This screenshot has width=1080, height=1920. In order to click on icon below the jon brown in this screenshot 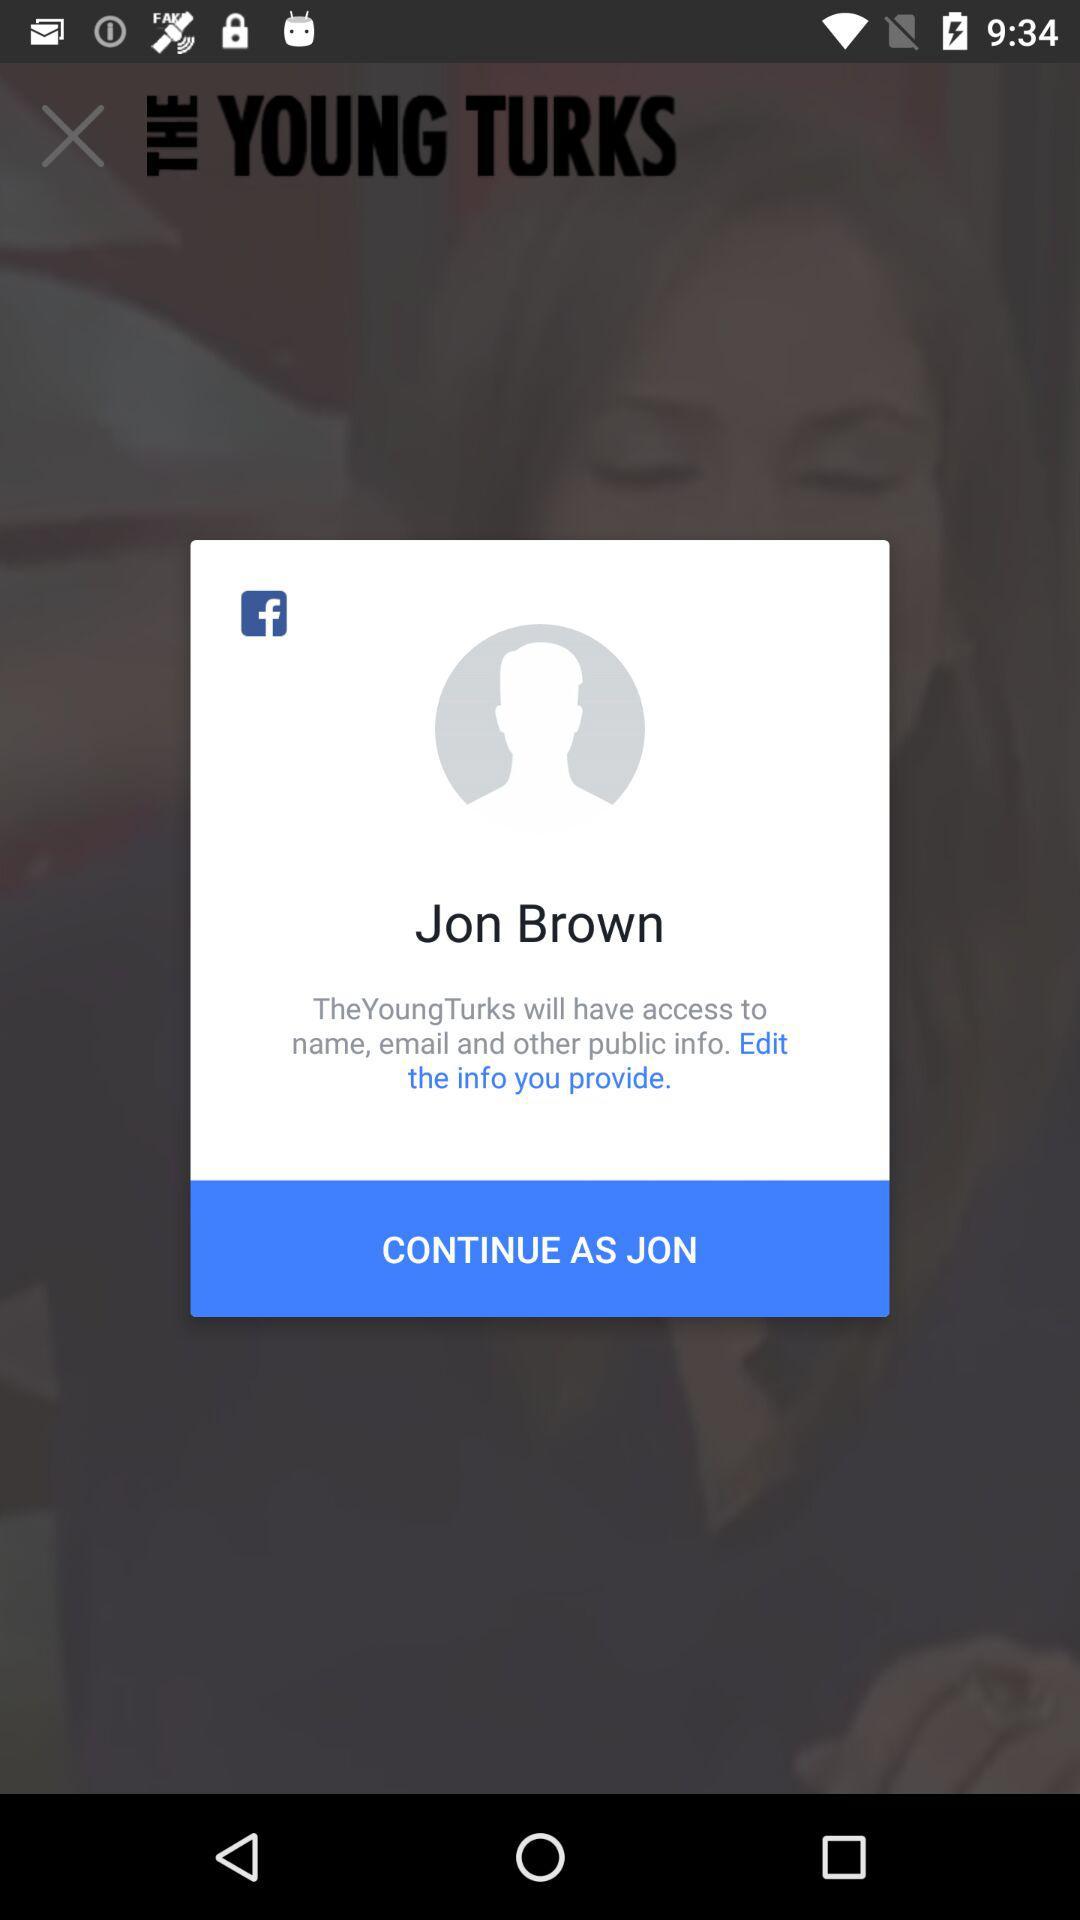, I will do `click(540, 1041)`.